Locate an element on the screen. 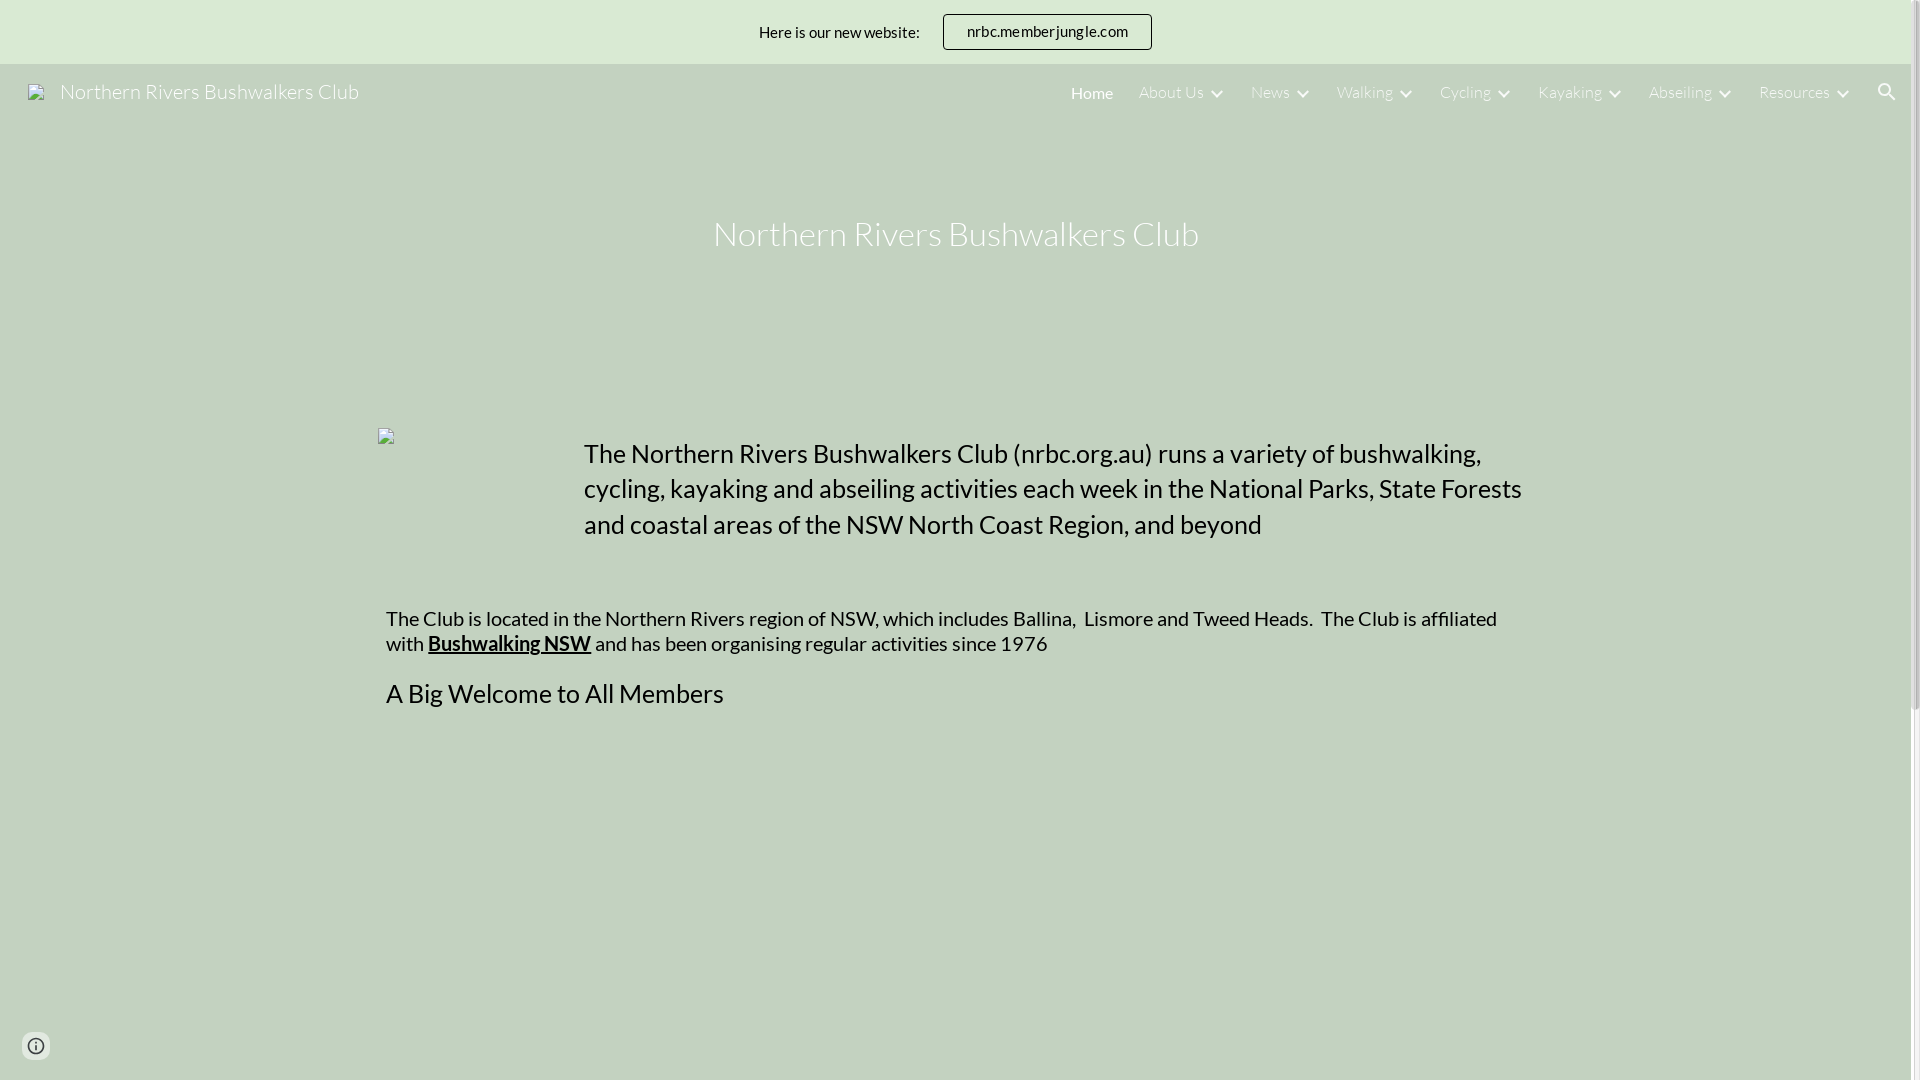  'Expand/Collapse' is located at coordinates (1722, 92).